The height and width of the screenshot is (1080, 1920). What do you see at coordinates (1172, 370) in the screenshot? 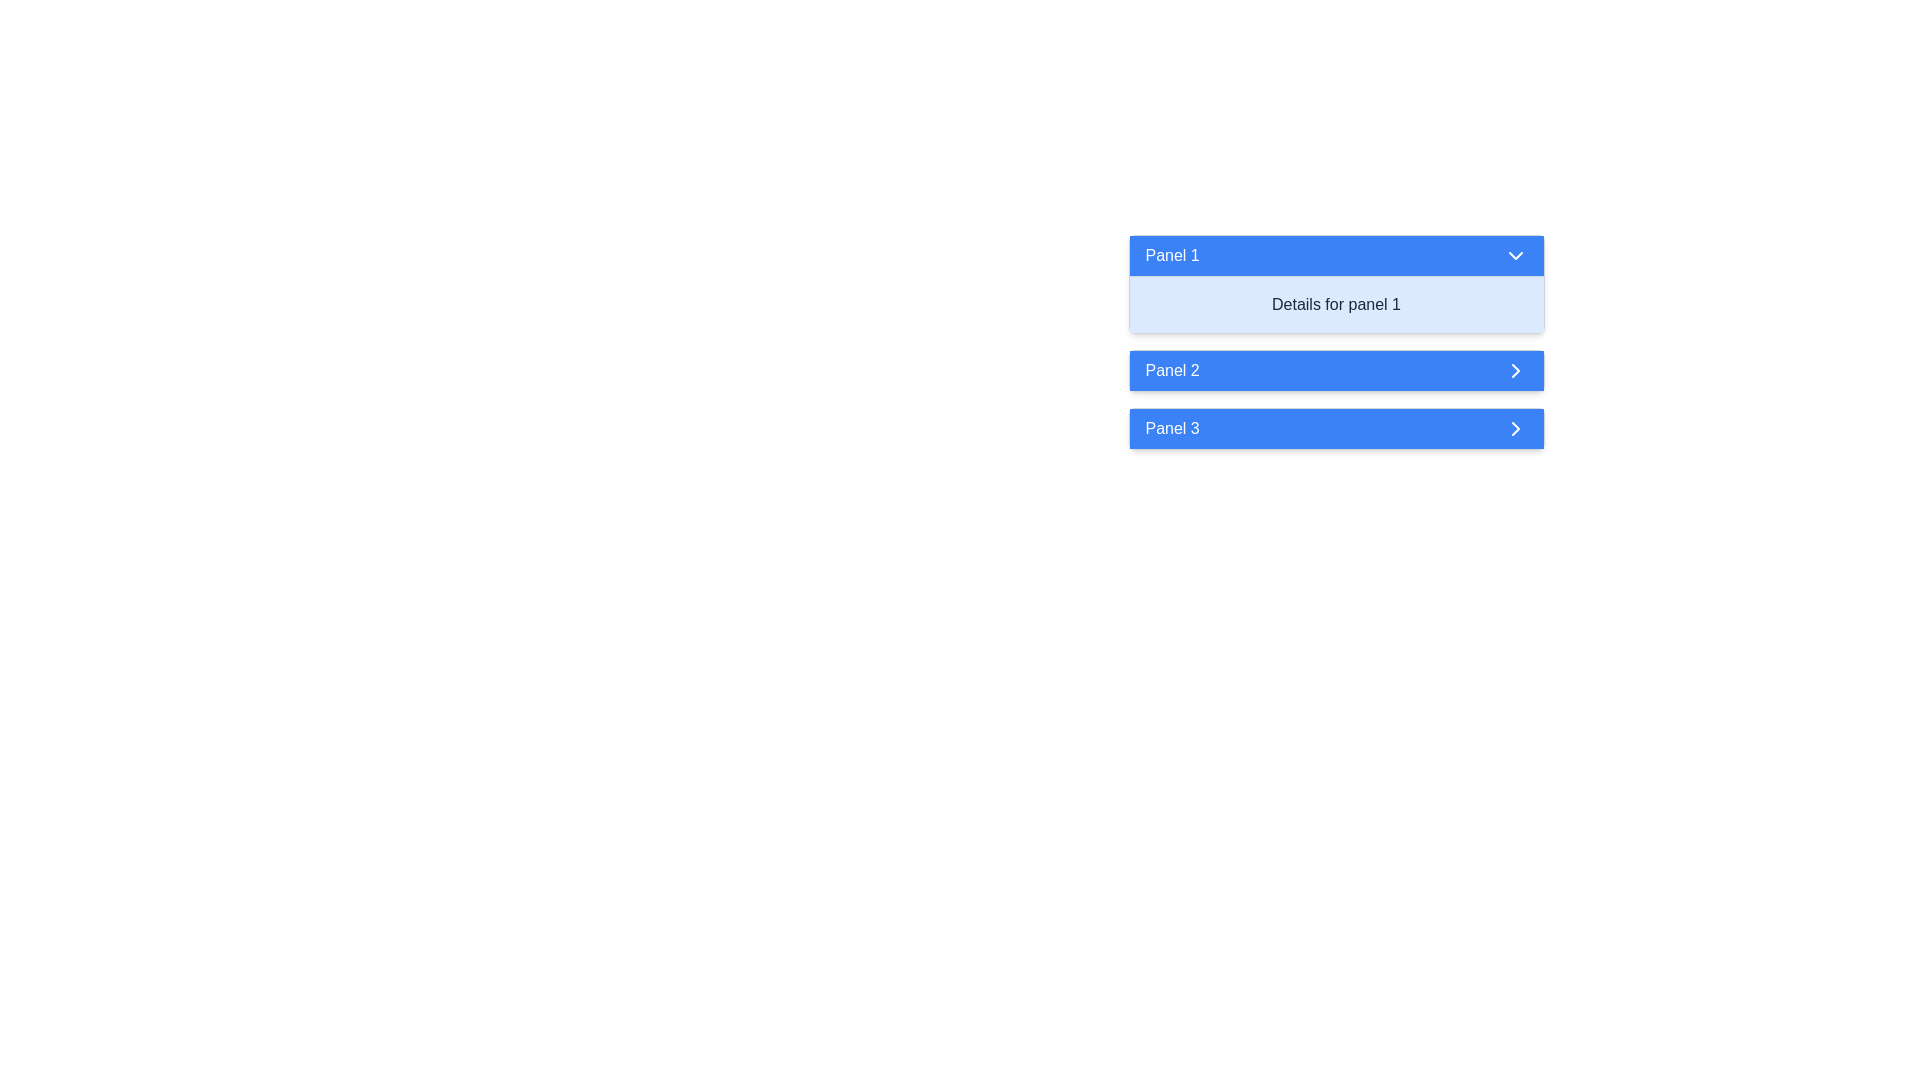
I see `the text label displaying 'Panel 2' which is a white text on a blue rectangular button with rounded corners, positioned in a vertical list between 'Panel 1' and 'Panel 3'` at bounding box center [1172, 370].